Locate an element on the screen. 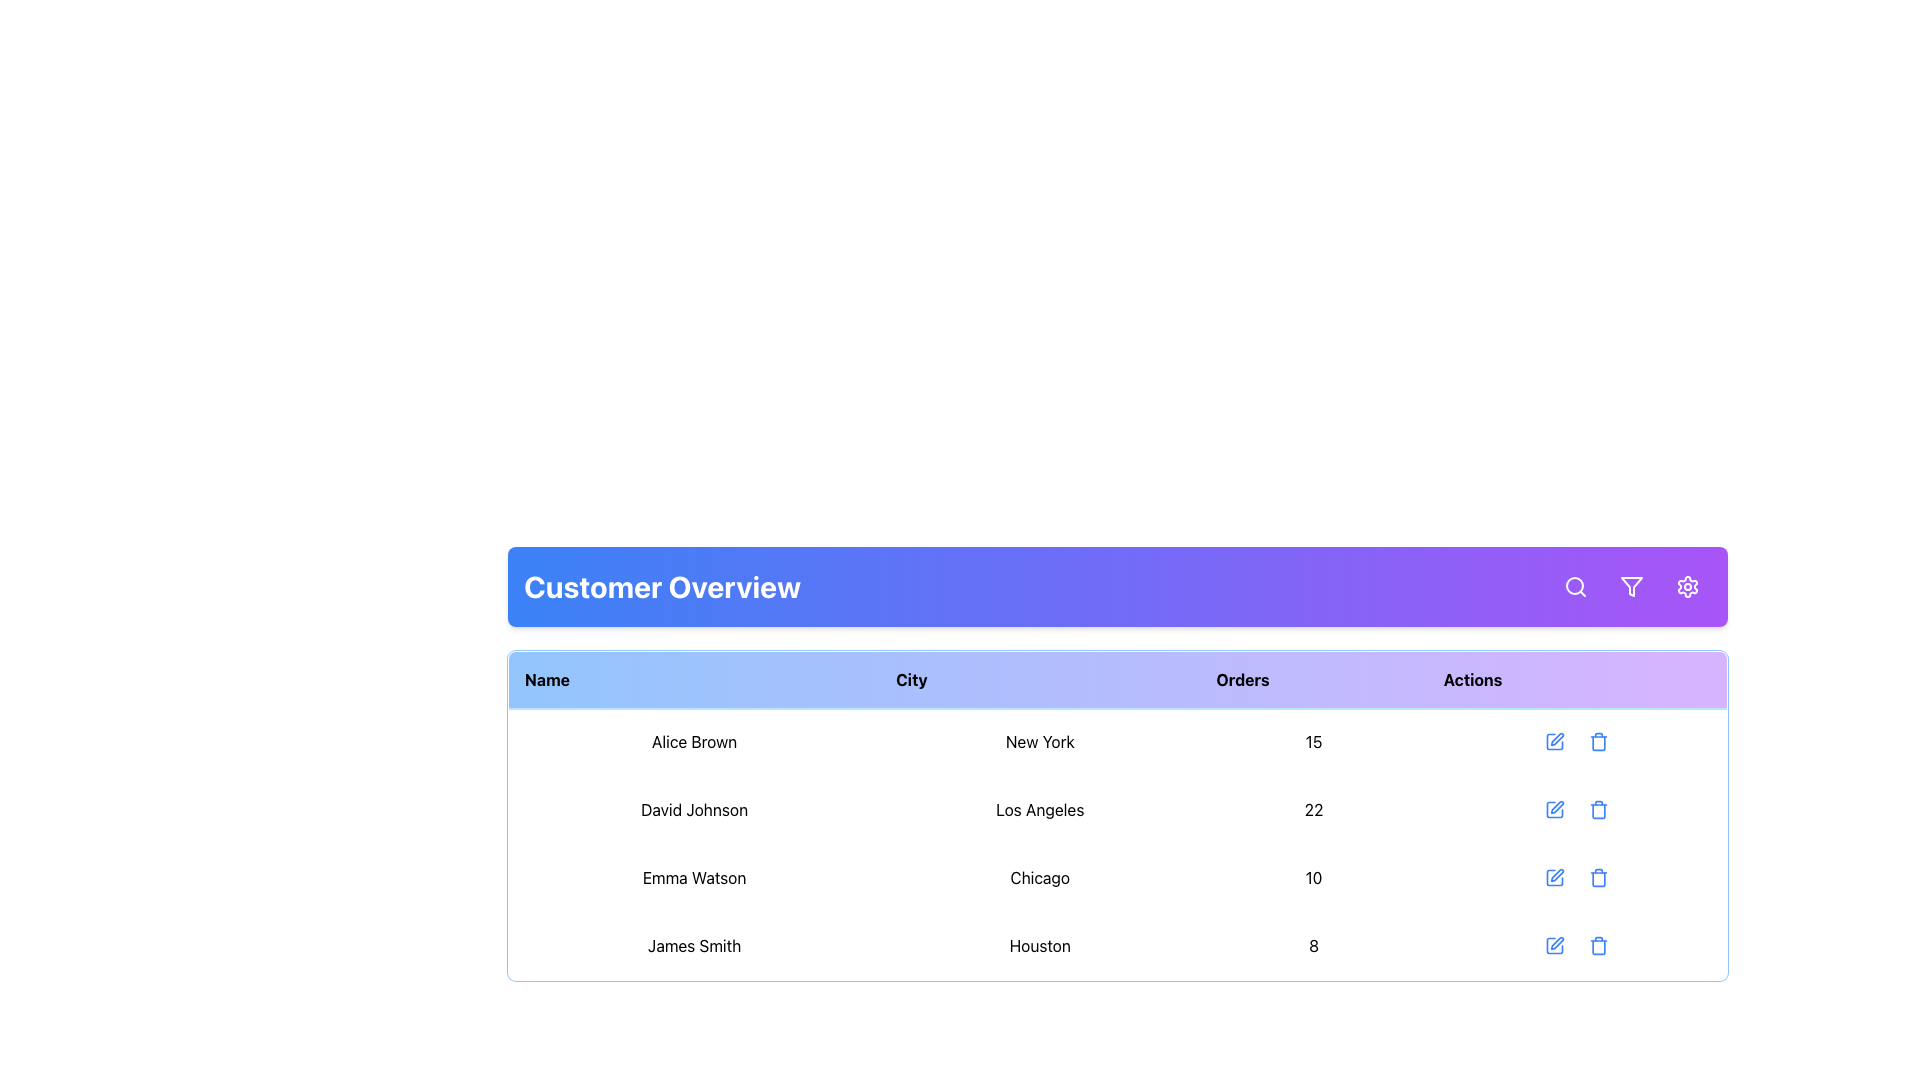 The image size is (1920, 1080). the blue square icon button with a pen in the top-right corner located in the Actions column of the row for 'James Smith' in the Customer Overview table is located at coordinates (1554, 945).